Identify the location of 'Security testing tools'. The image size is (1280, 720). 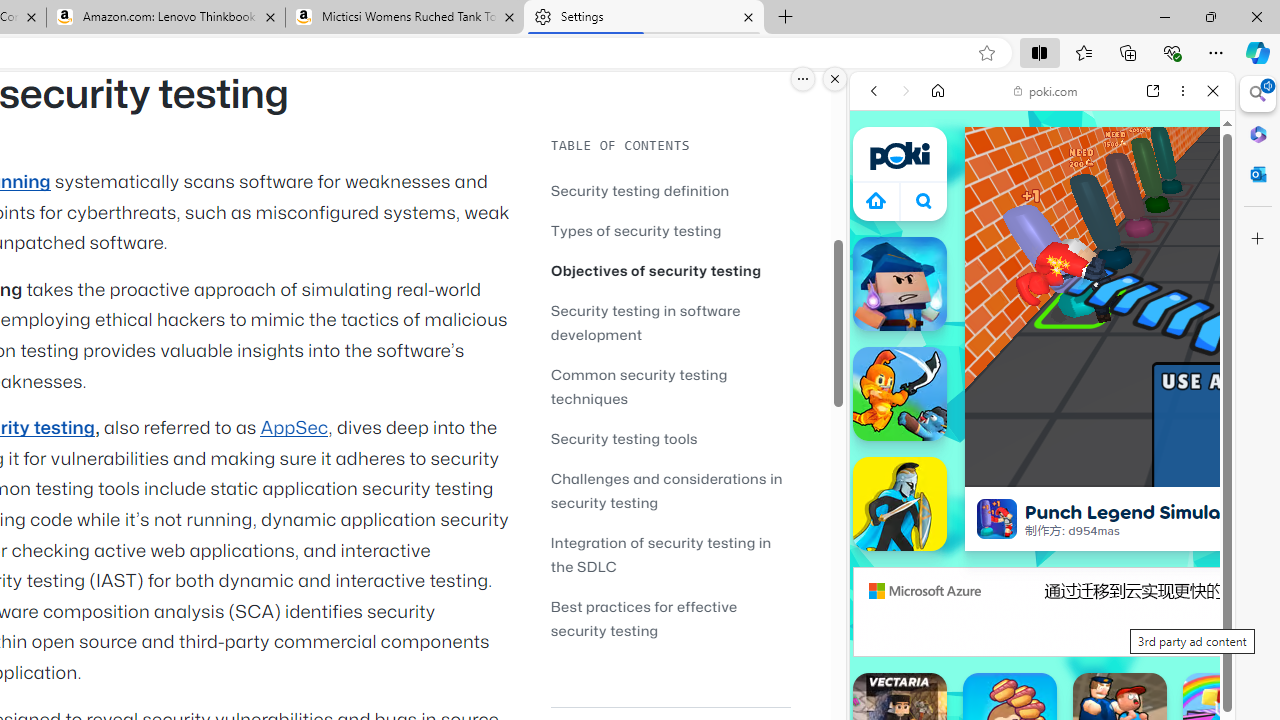
(670, 437).